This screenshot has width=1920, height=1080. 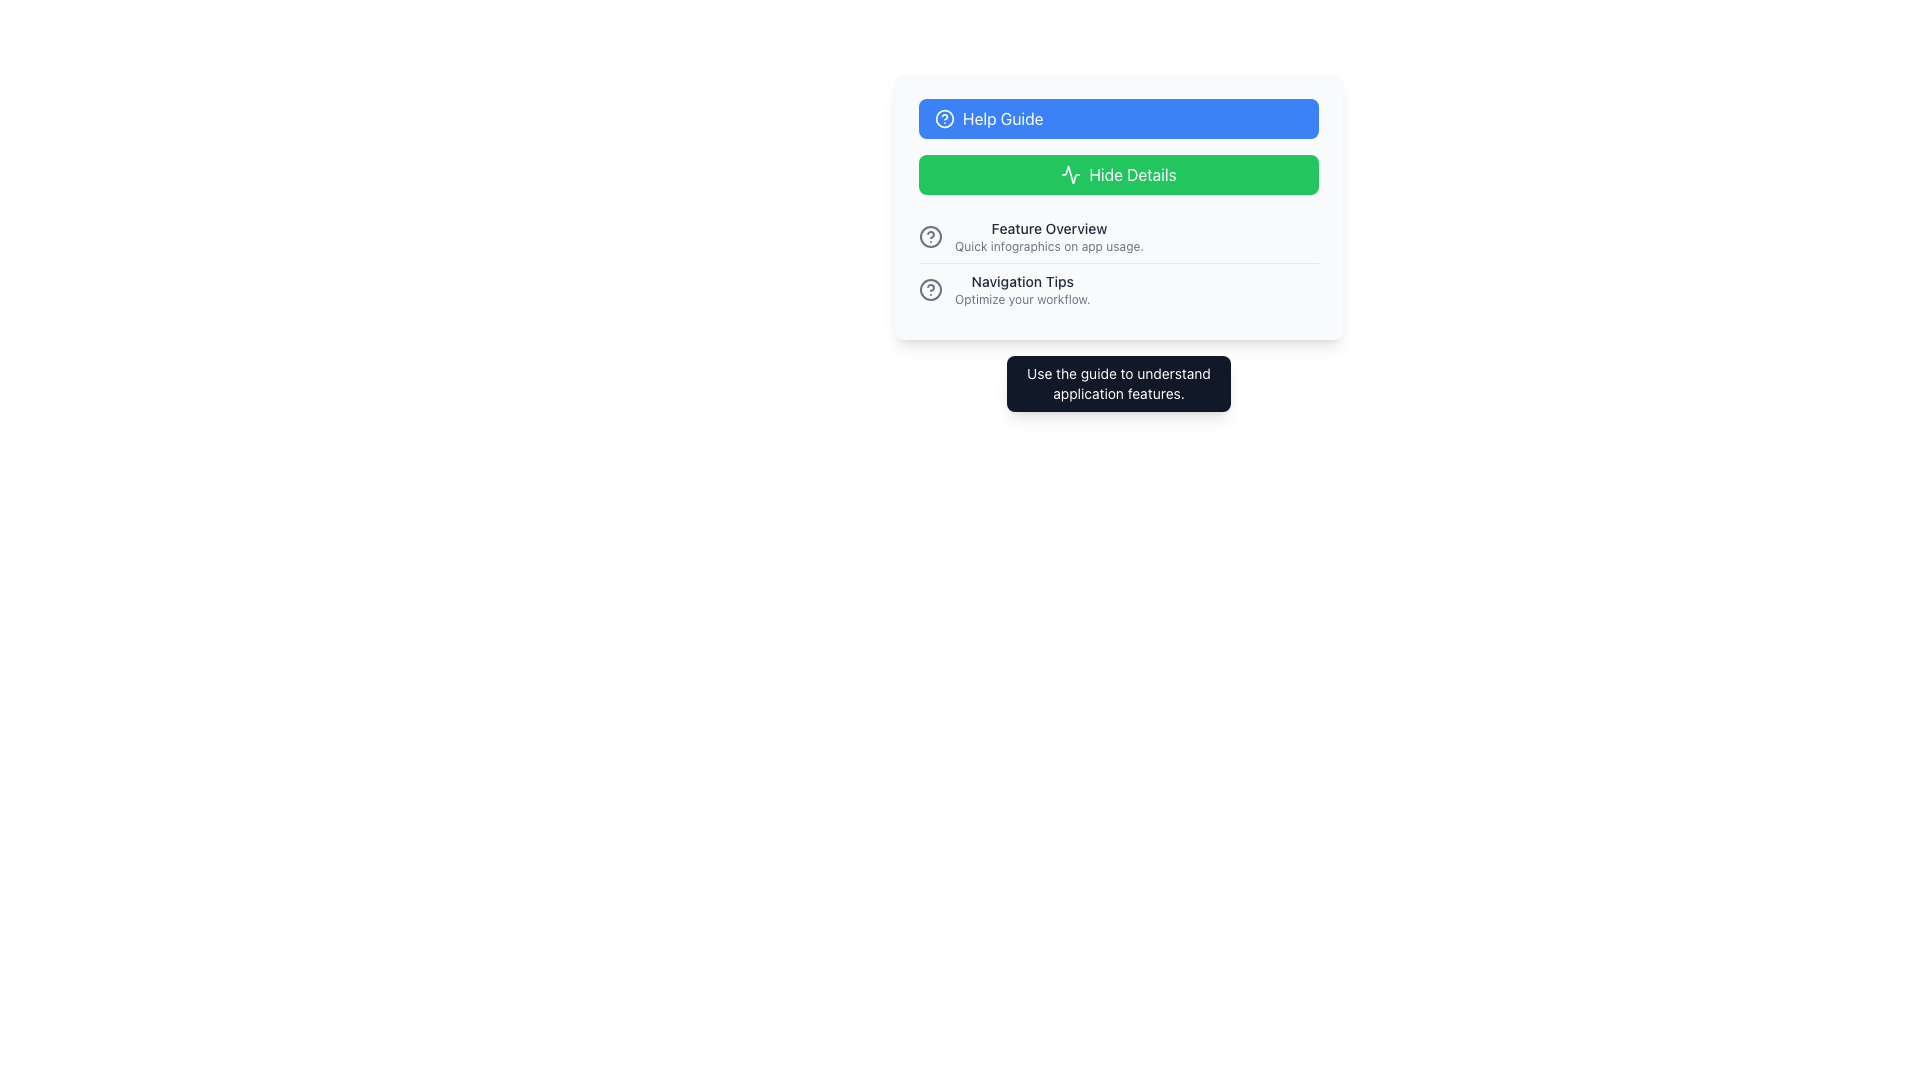 What do you see at coordinates (1117, 173) in the screenshot?
I see `the green 'Hide Details' button with rounded edges, located centrally within the light gray box` at bounding box center [1117, 173].